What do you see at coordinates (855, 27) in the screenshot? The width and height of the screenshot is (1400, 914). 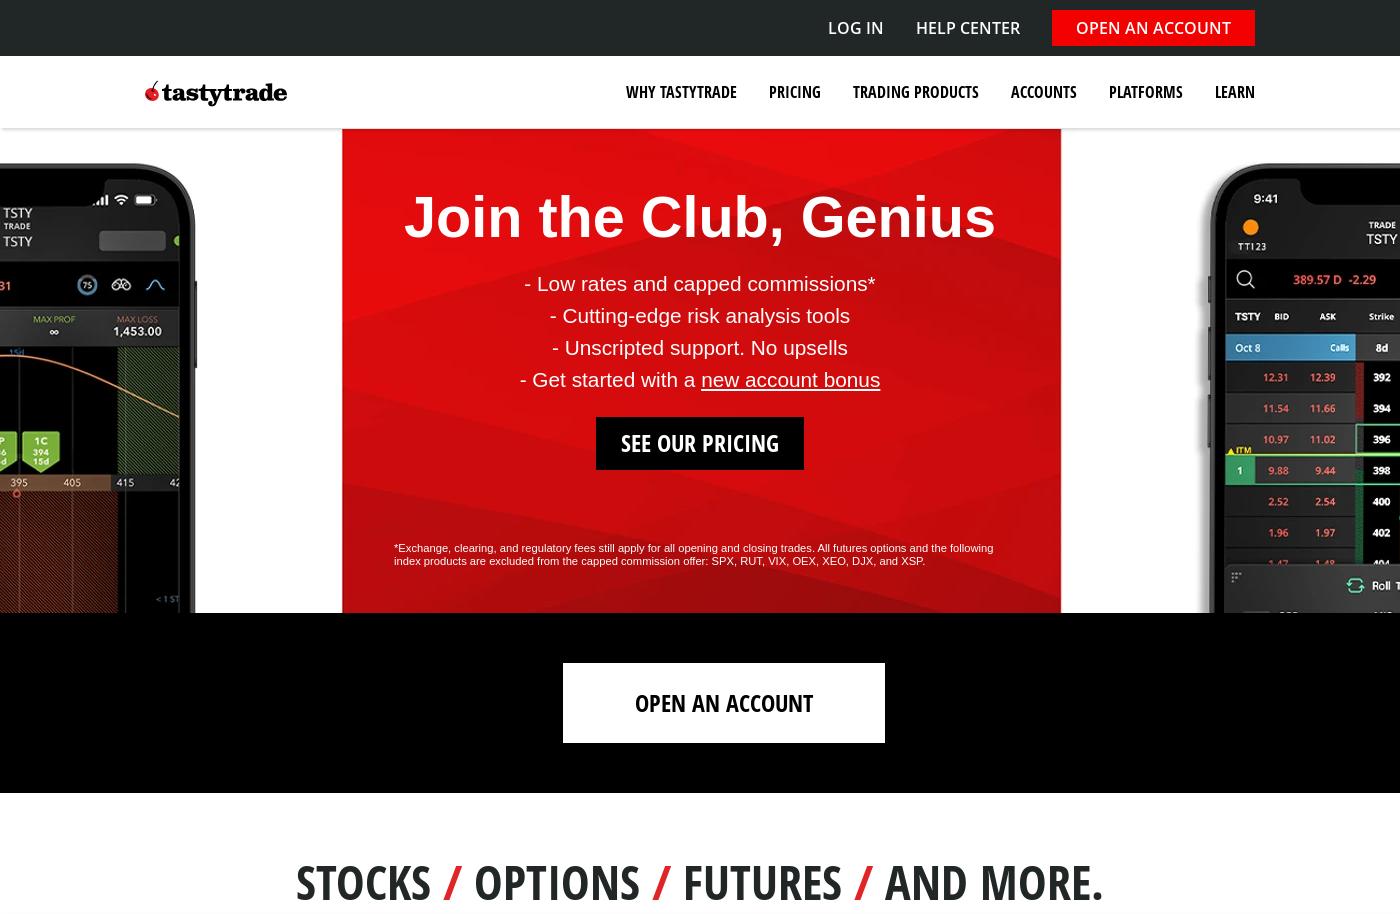 I see `'Log In'` at bounding box center [855, 27].